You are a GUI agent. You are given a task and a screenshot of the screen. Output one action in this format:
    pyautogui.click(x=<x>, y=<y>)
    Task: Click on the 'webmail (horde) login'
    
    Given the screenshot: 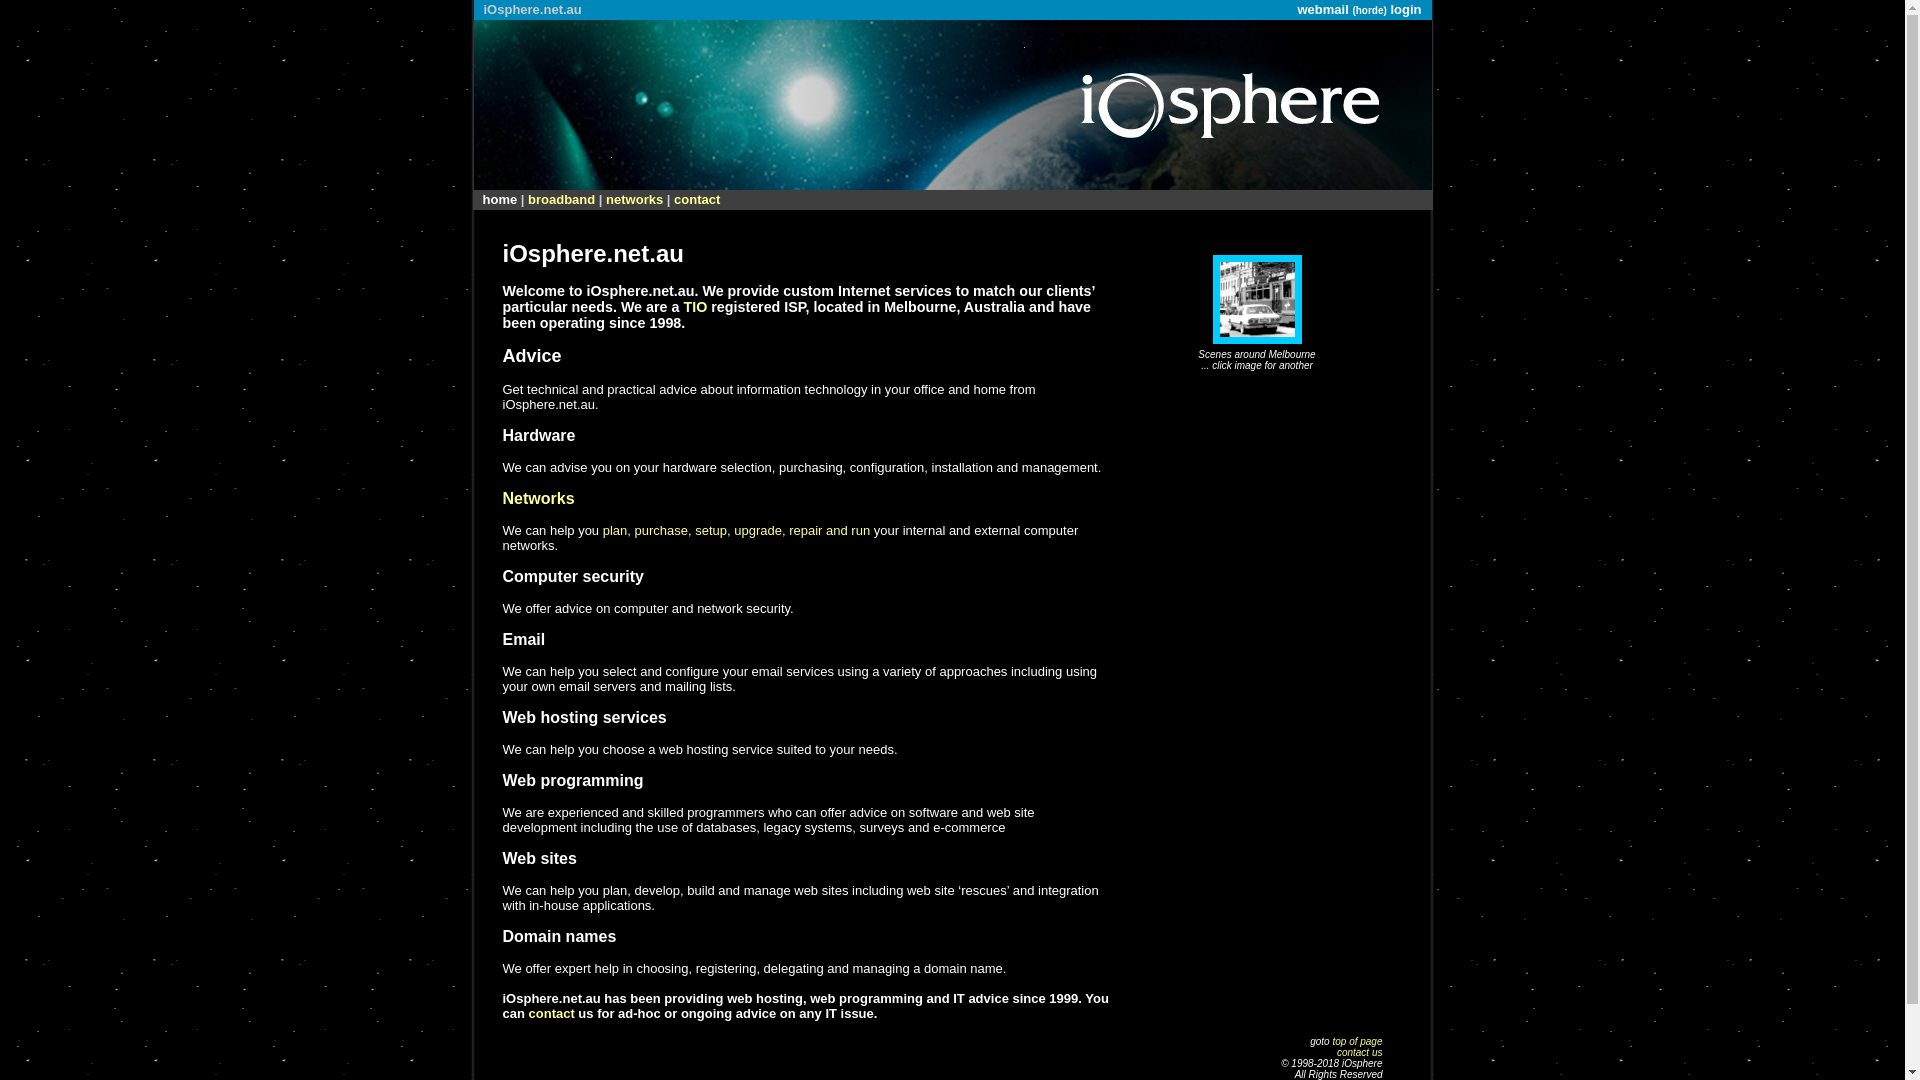 What is the action you would take?
    pyautogui.click(x=1358, y=9)
    